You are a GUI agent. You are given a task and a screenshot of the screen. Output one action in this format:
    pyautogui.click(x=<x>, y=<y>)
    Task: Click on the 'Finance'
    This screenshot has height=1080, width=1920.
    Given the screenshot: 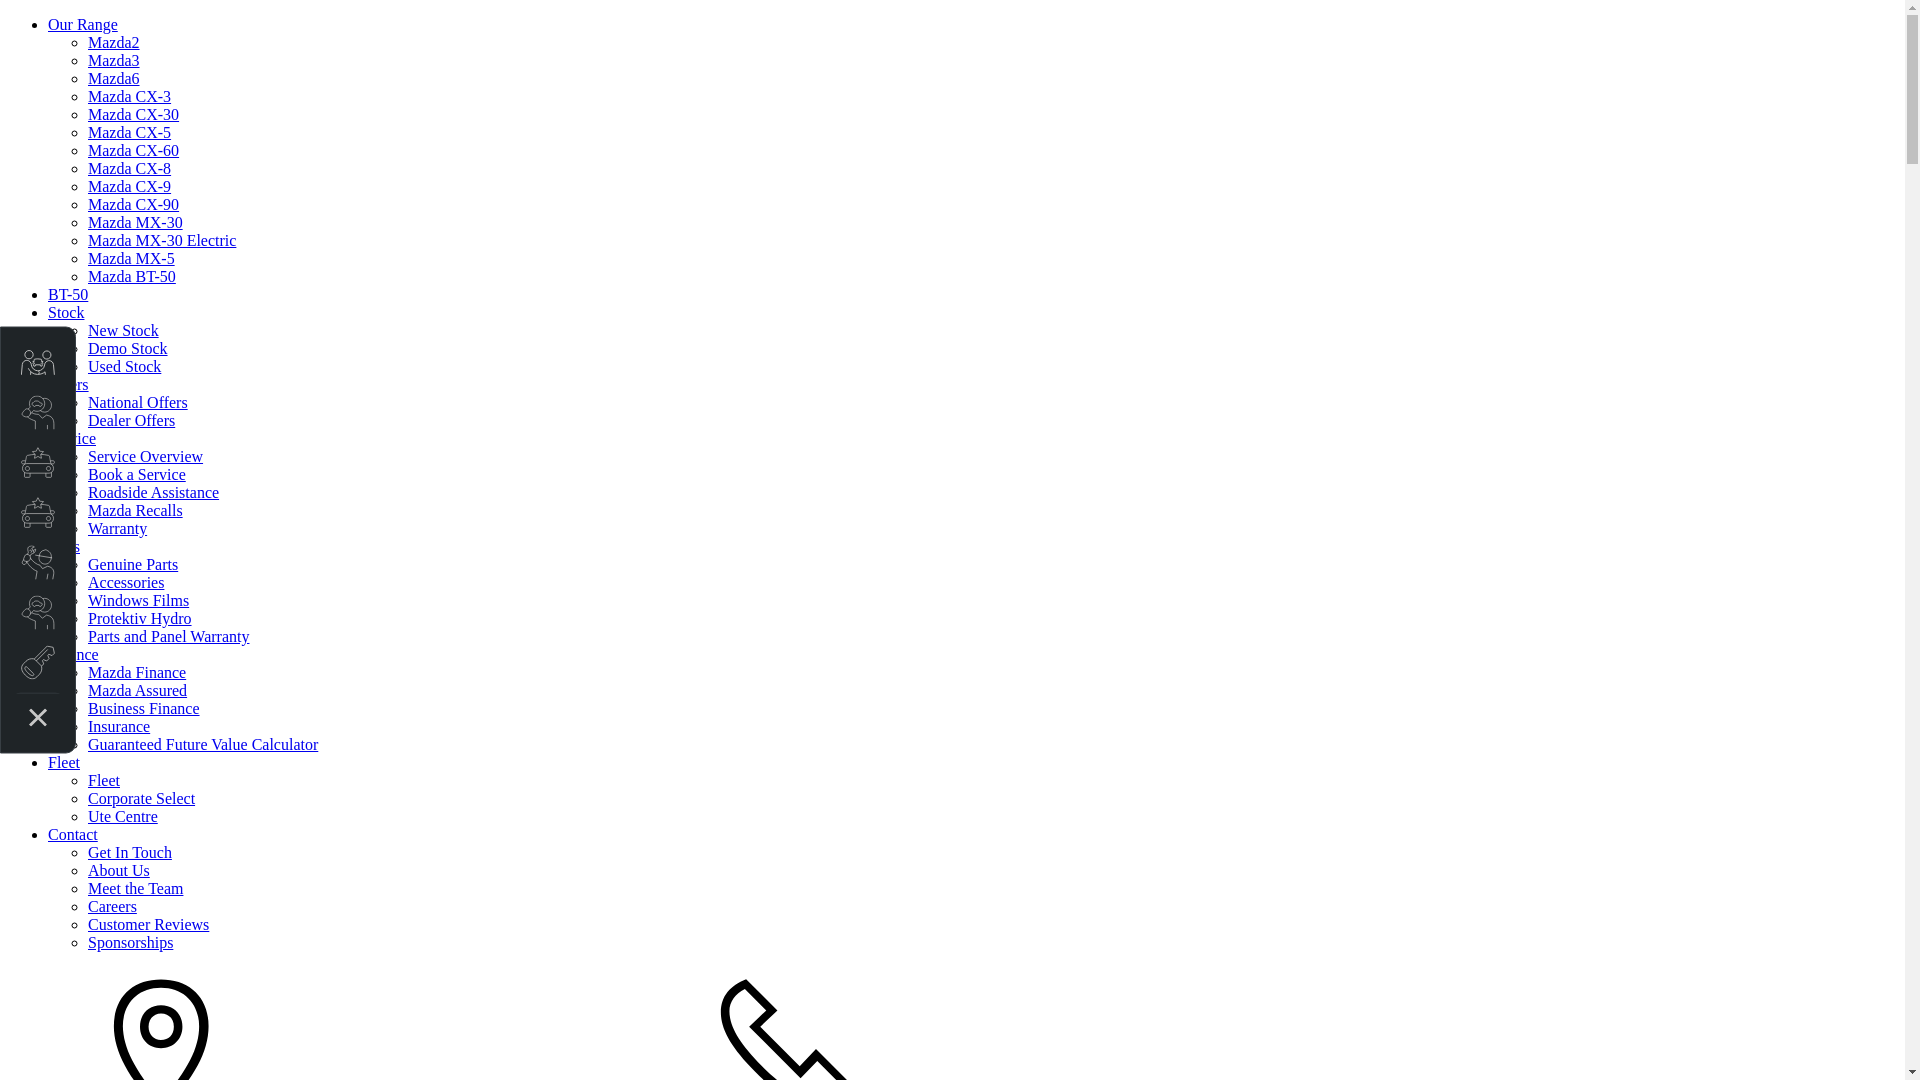 What is the action you would take?
    pyautogui.click(x=73, y=654)
    